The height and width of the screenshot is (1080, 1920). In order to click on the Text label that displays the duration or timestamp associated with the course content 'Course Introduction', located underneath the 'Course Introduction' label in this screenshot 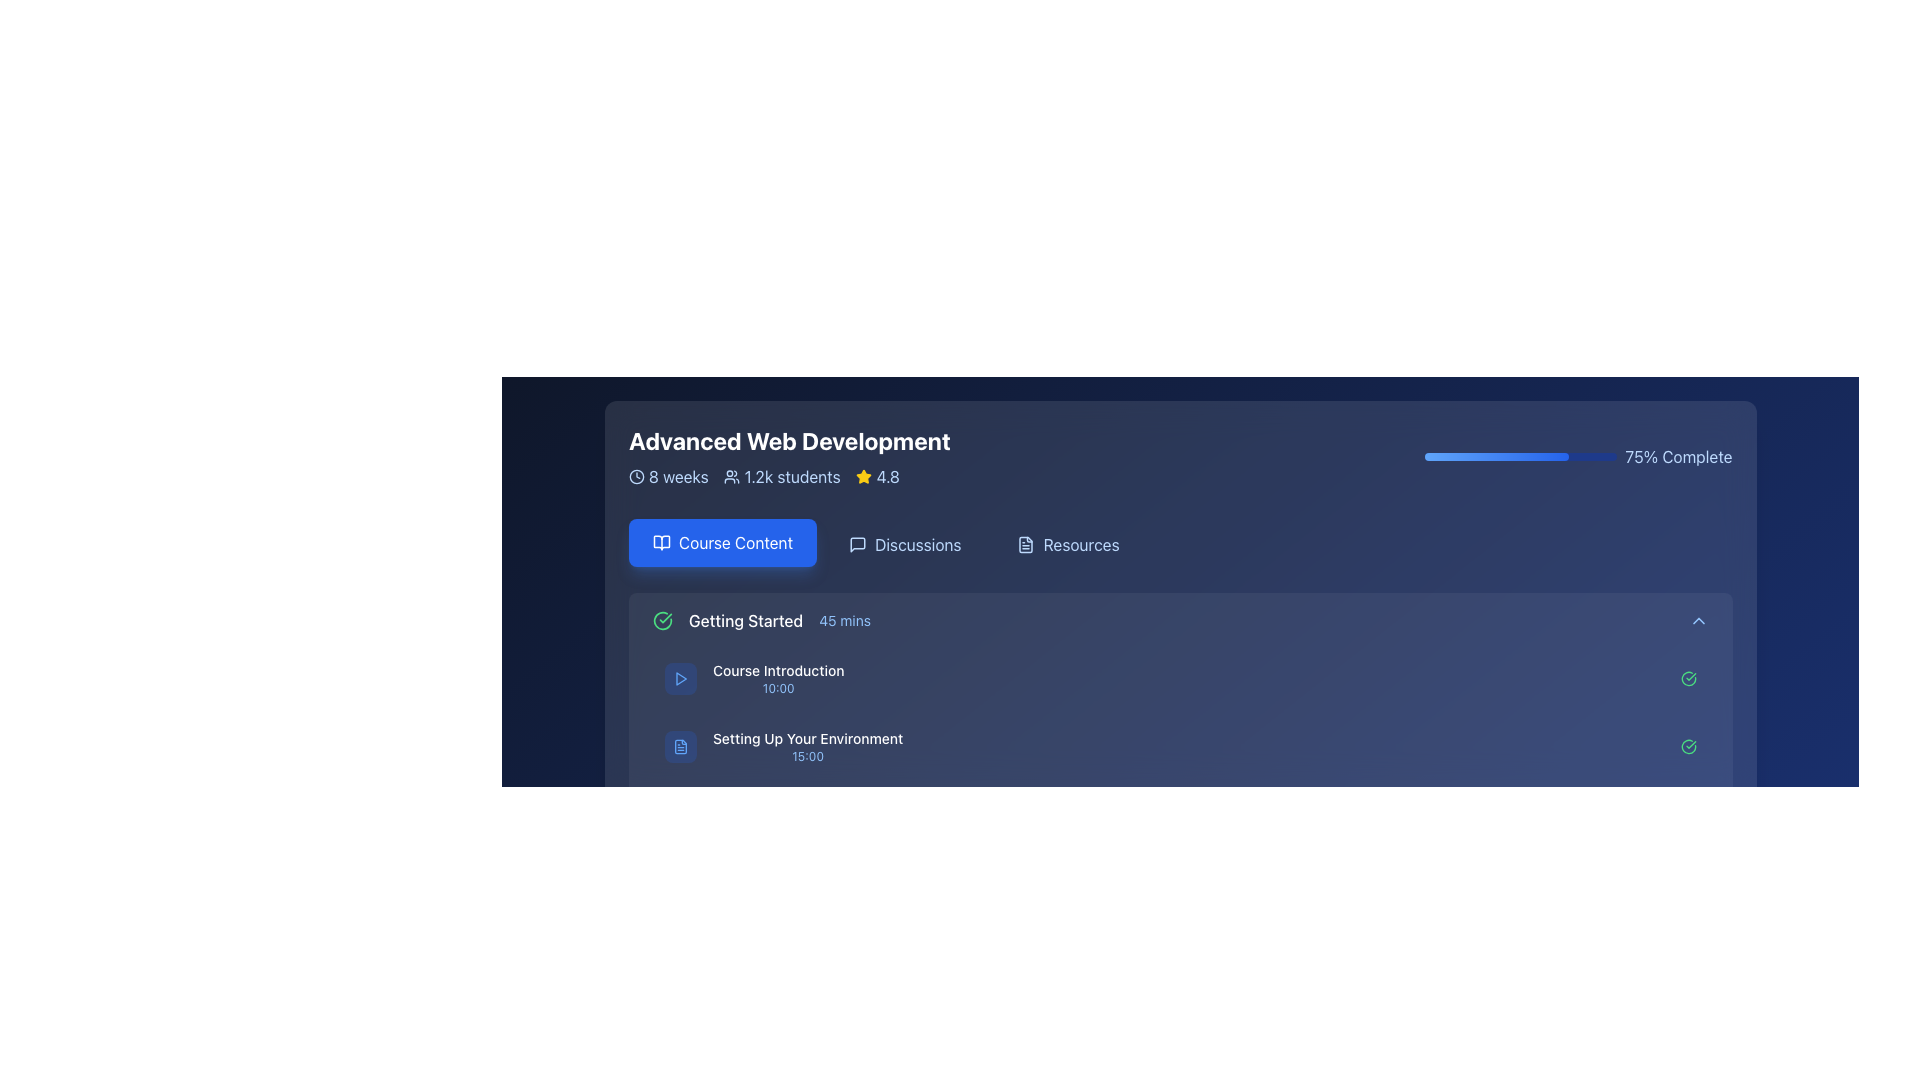, I will do `click(777, 688)`.